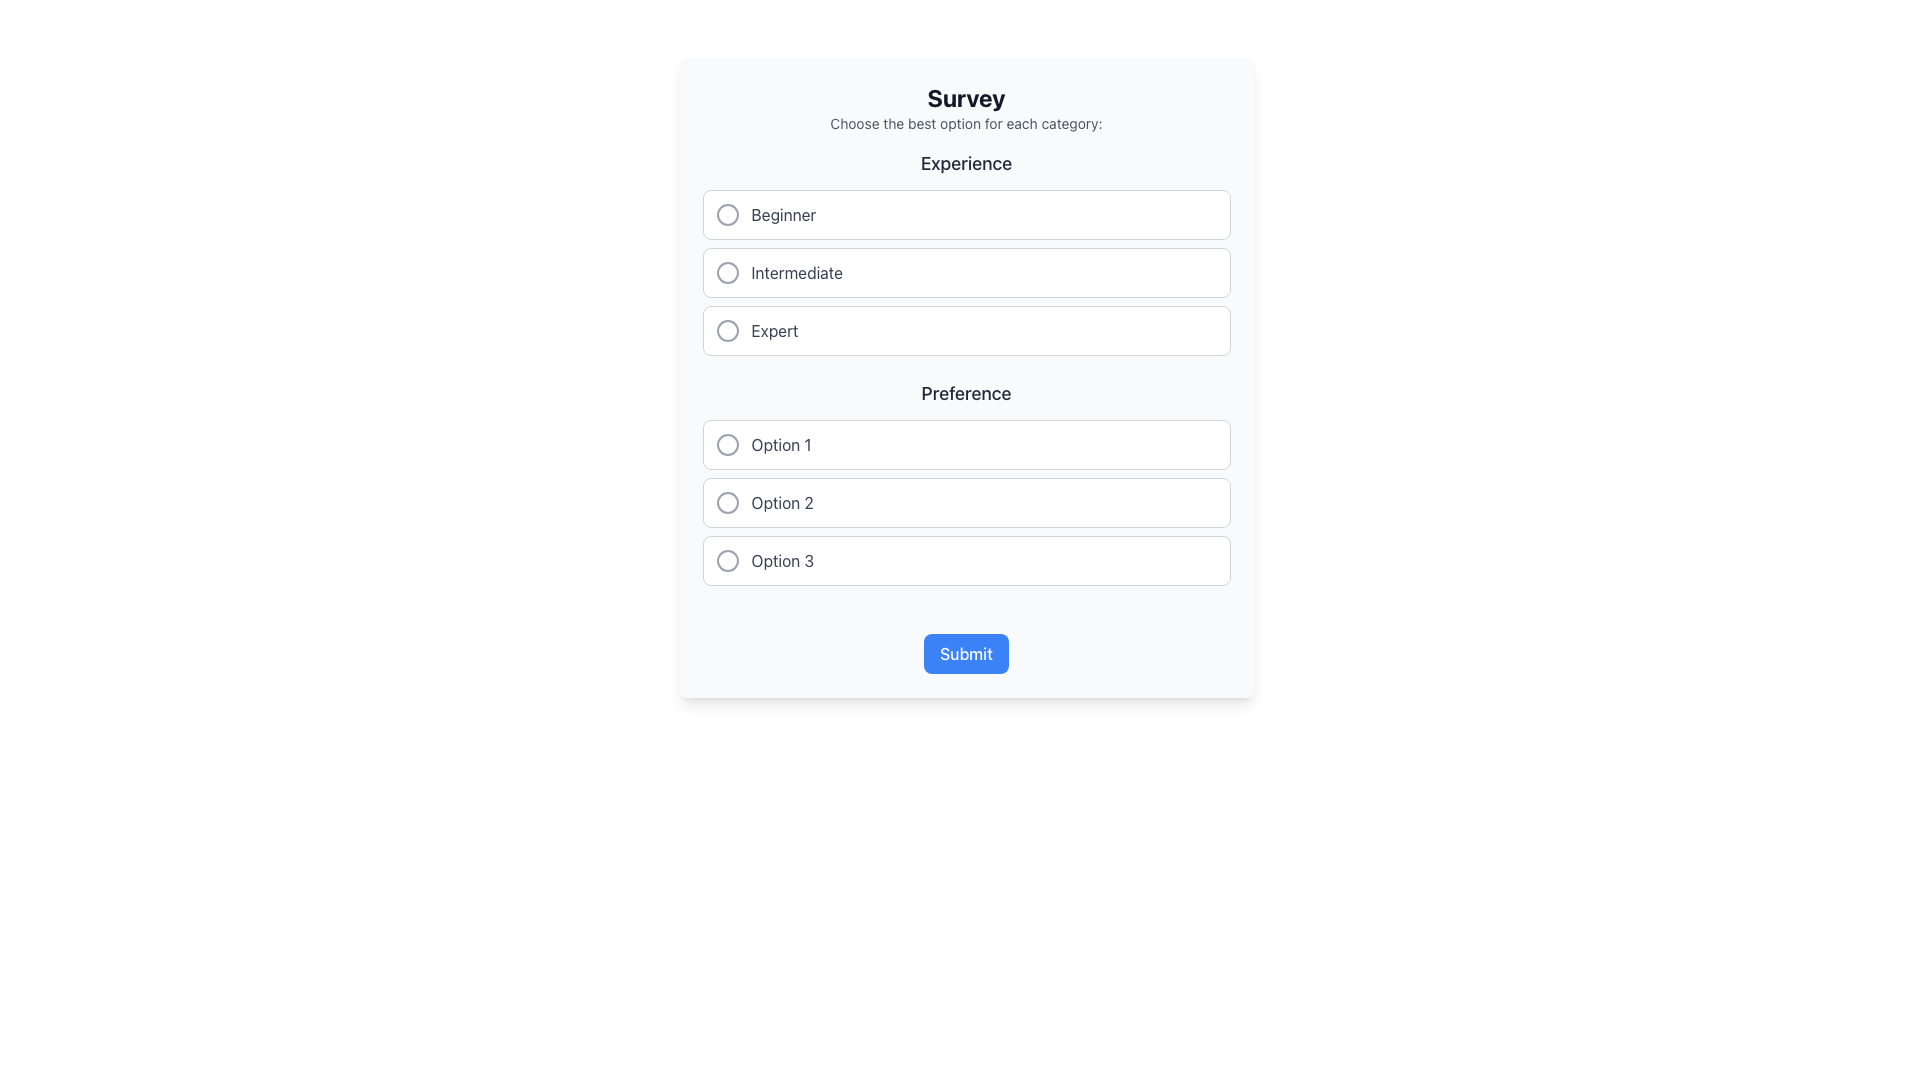  What do you see at coordinates (966, 560) in the screenshot?
I see `the 'Option 3' selectable list item, which is the third item in a vertically stacked group of options under the 'Preference' section` at bounding box center [966, 560].